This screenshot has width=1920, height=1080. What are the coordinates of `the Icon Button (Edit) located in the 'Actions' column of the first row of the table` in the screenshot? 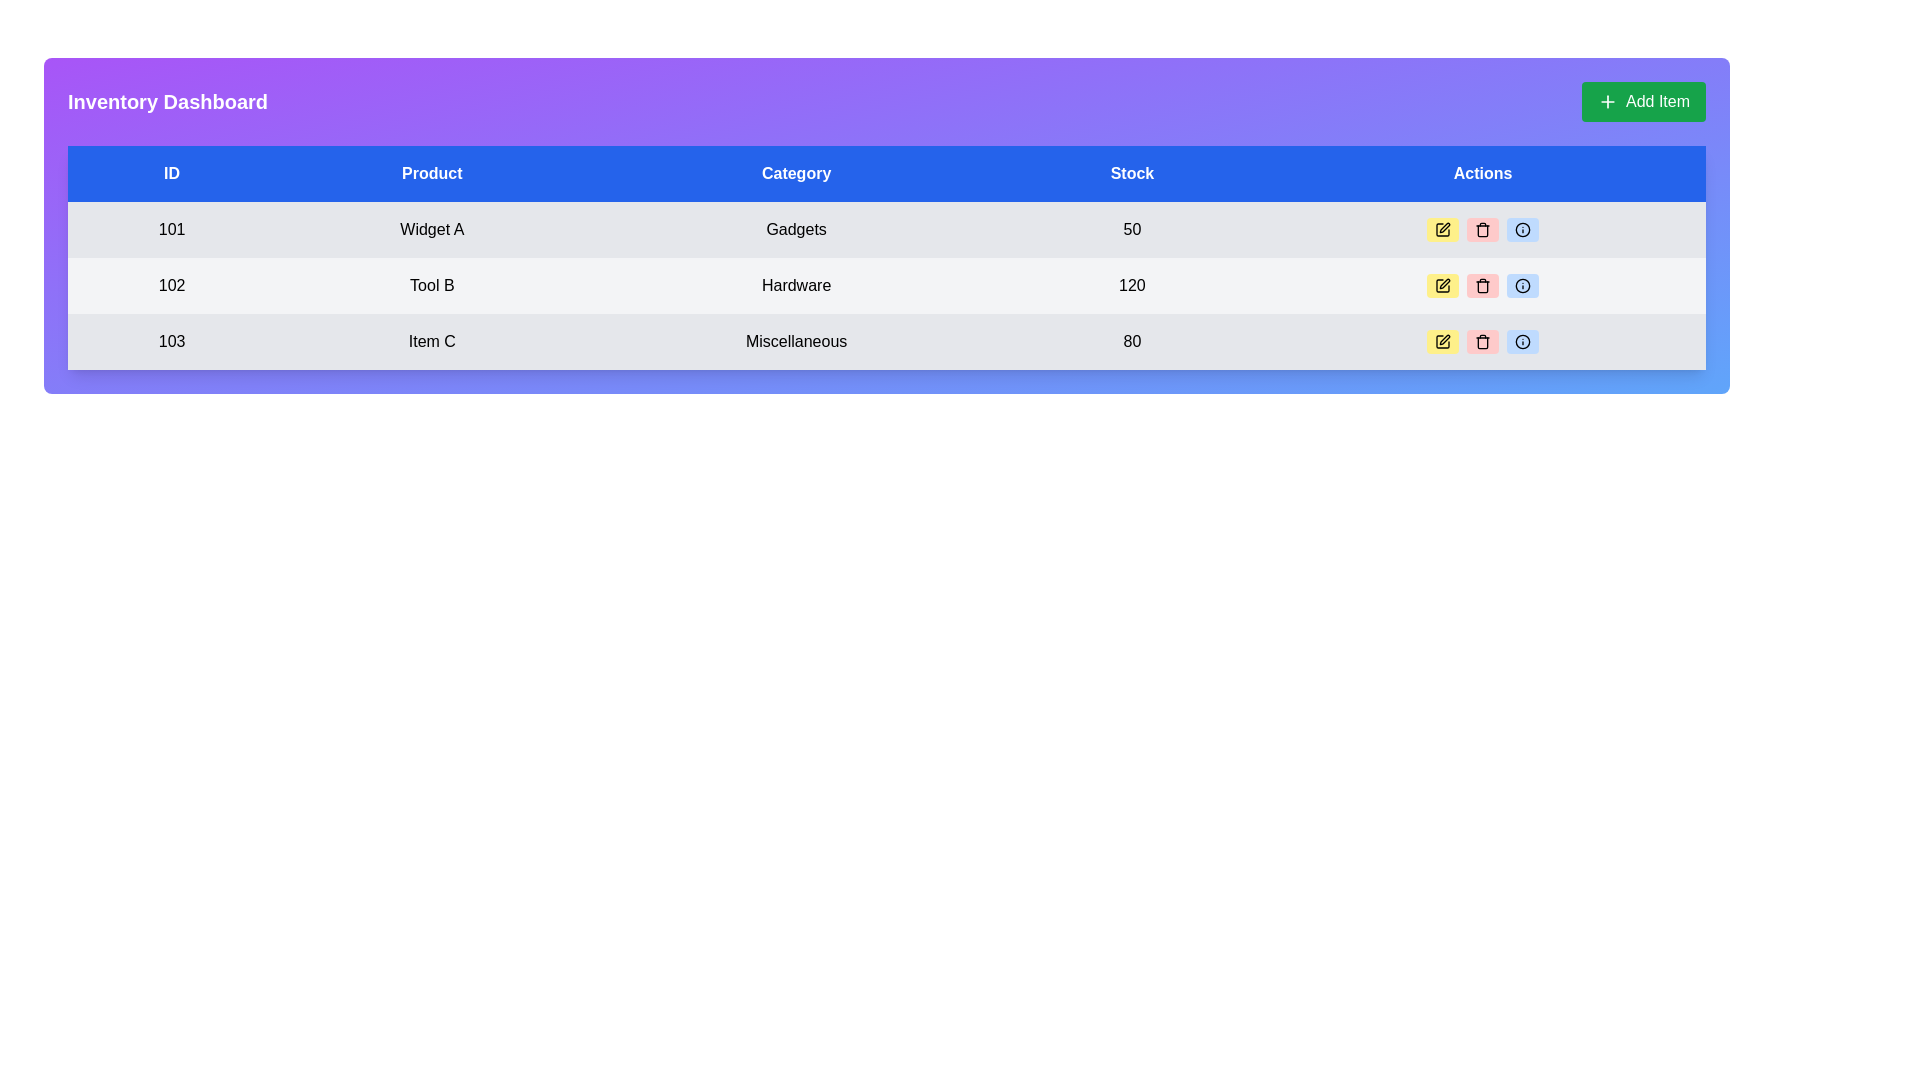 It's located at (1443, 229).